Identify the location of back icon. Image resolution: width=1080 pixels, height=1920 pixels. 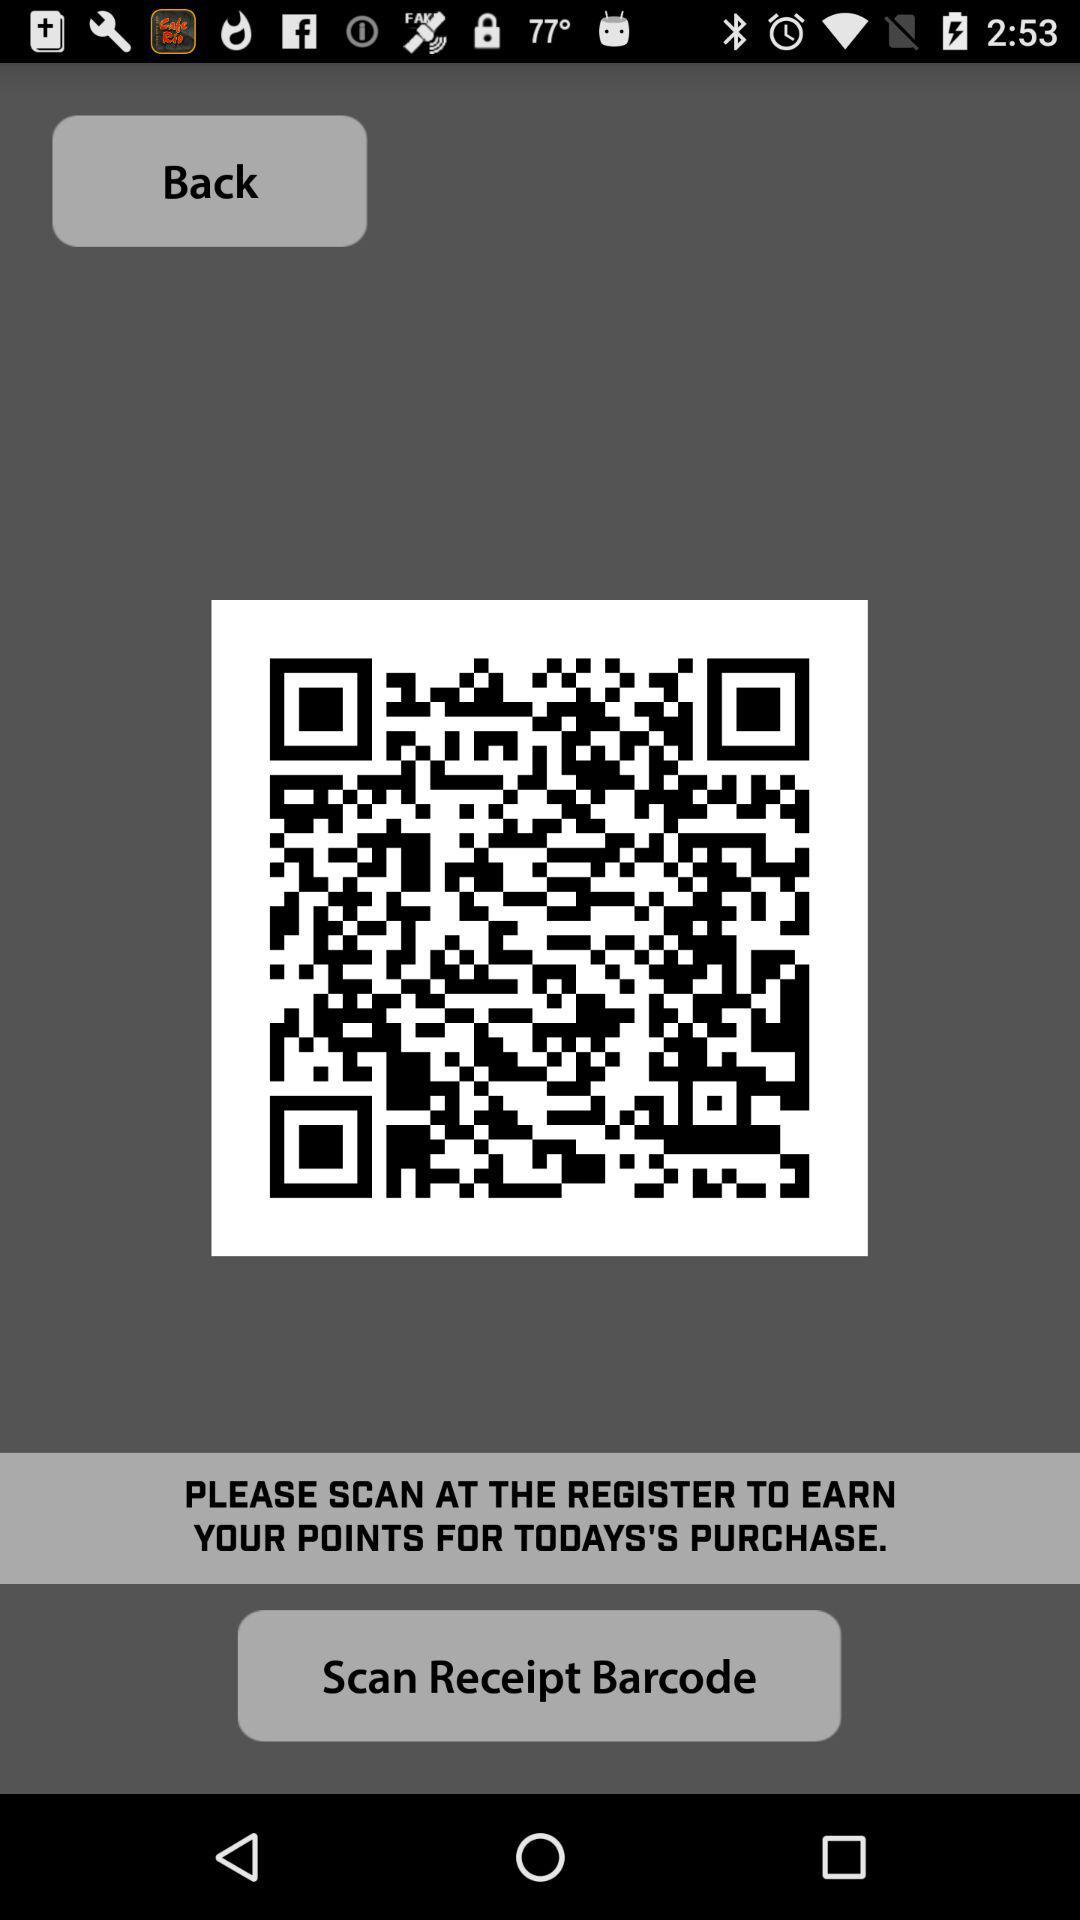
(209, 181).